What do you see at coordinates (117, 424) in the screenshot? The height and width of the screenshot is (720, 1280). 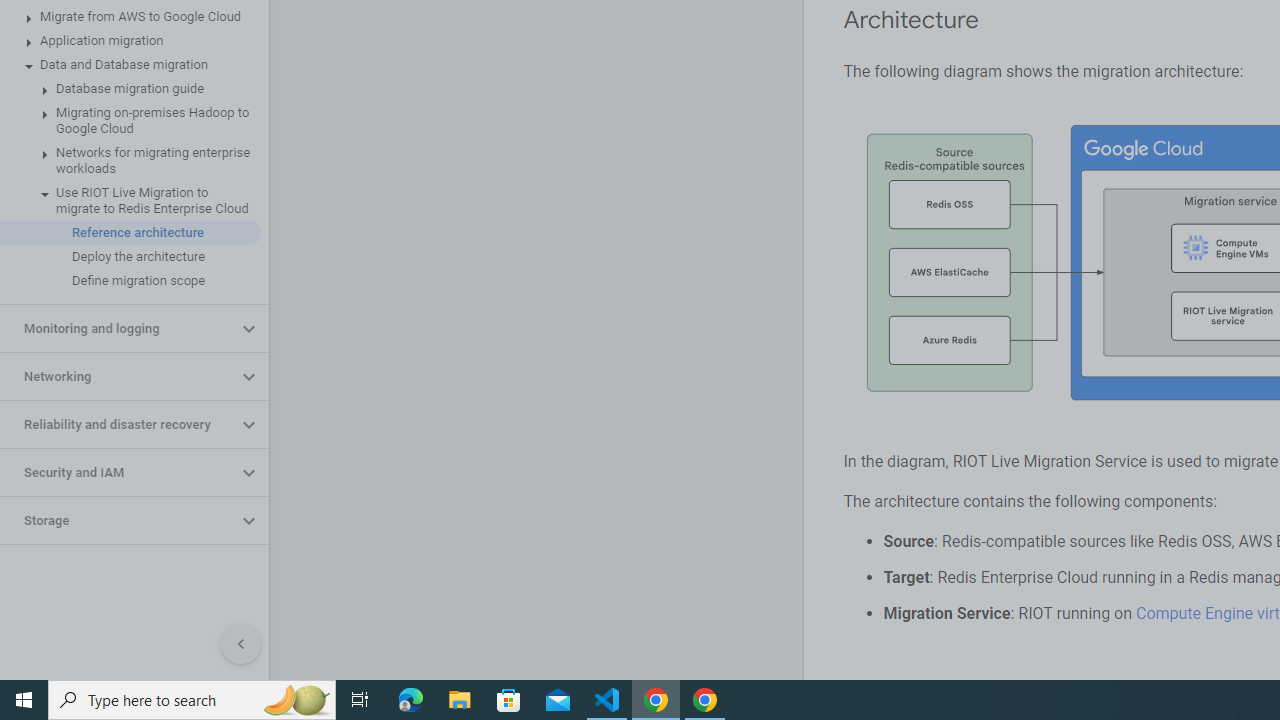 I see `'Reliability and disaster recovery'` at bounding box center [117, 424].